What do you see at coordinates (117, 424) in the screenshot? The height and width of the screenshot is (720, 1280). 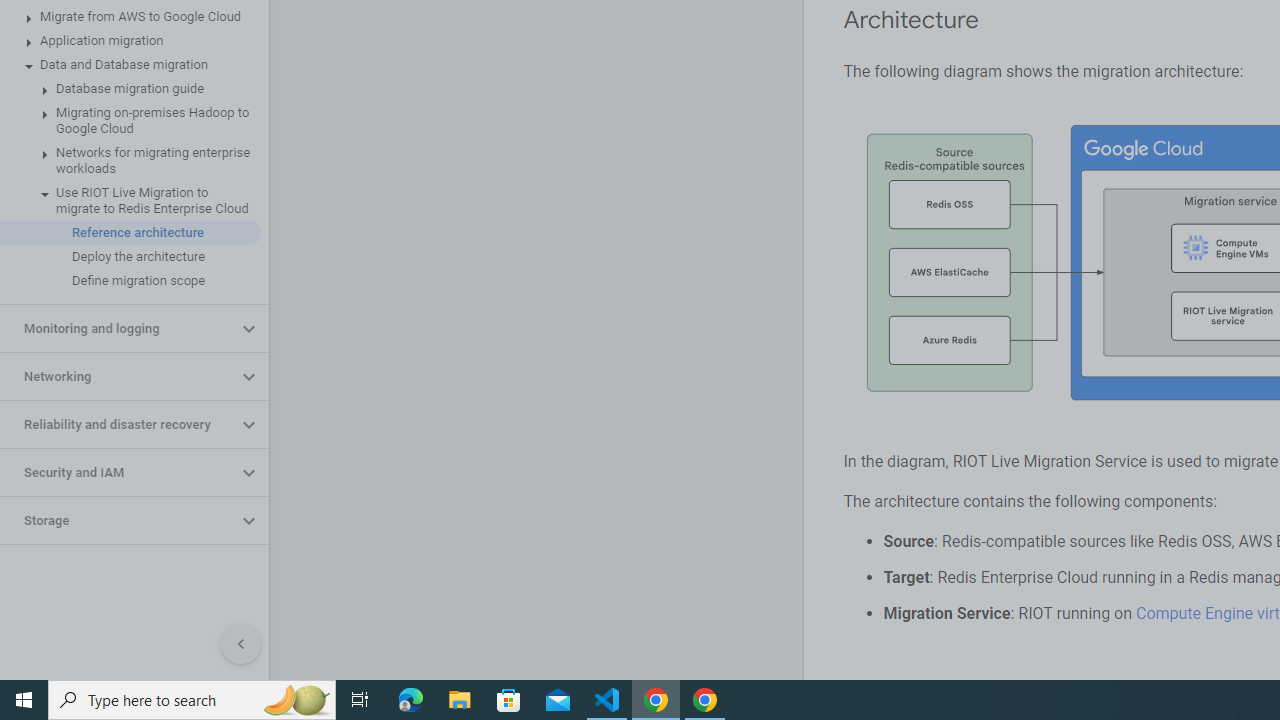 I see `'Reliability and disaster recovery'` at bounding box center [117, 424].